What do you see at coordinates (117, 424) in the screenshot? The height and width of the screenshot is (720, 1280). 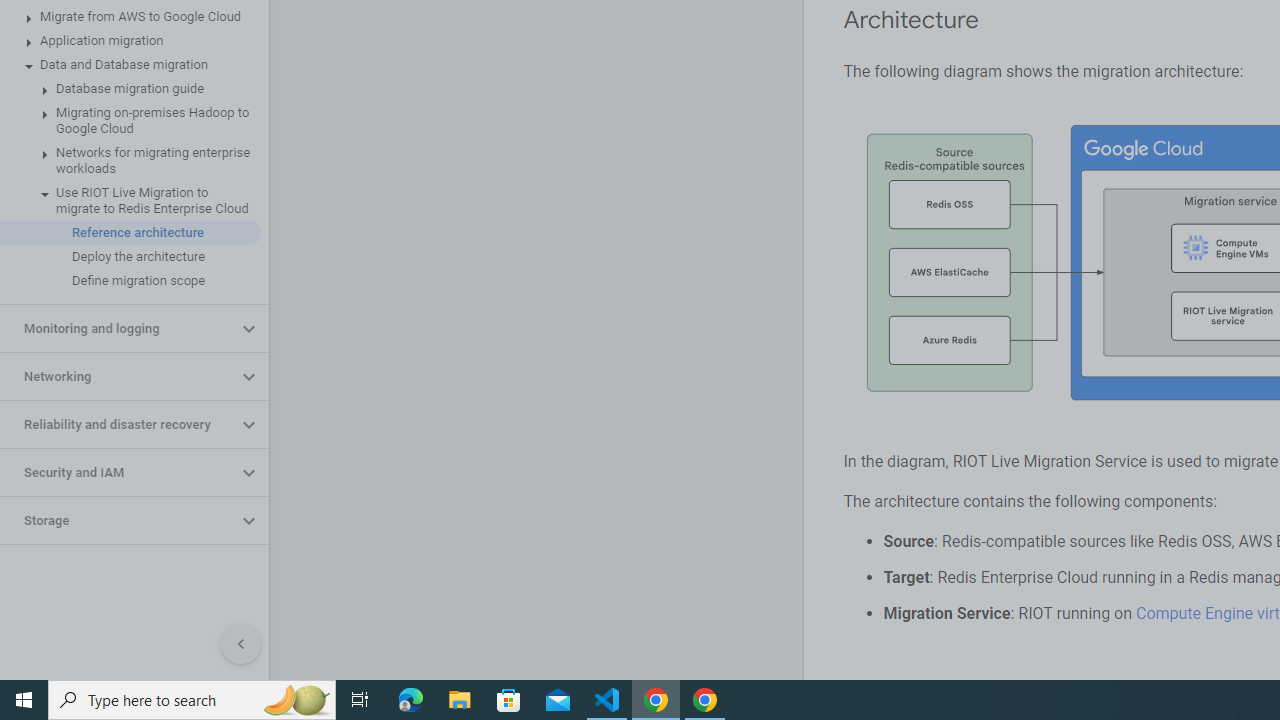 I see `'Reliability and disaster recovery'` at bounding box center [117, 424].